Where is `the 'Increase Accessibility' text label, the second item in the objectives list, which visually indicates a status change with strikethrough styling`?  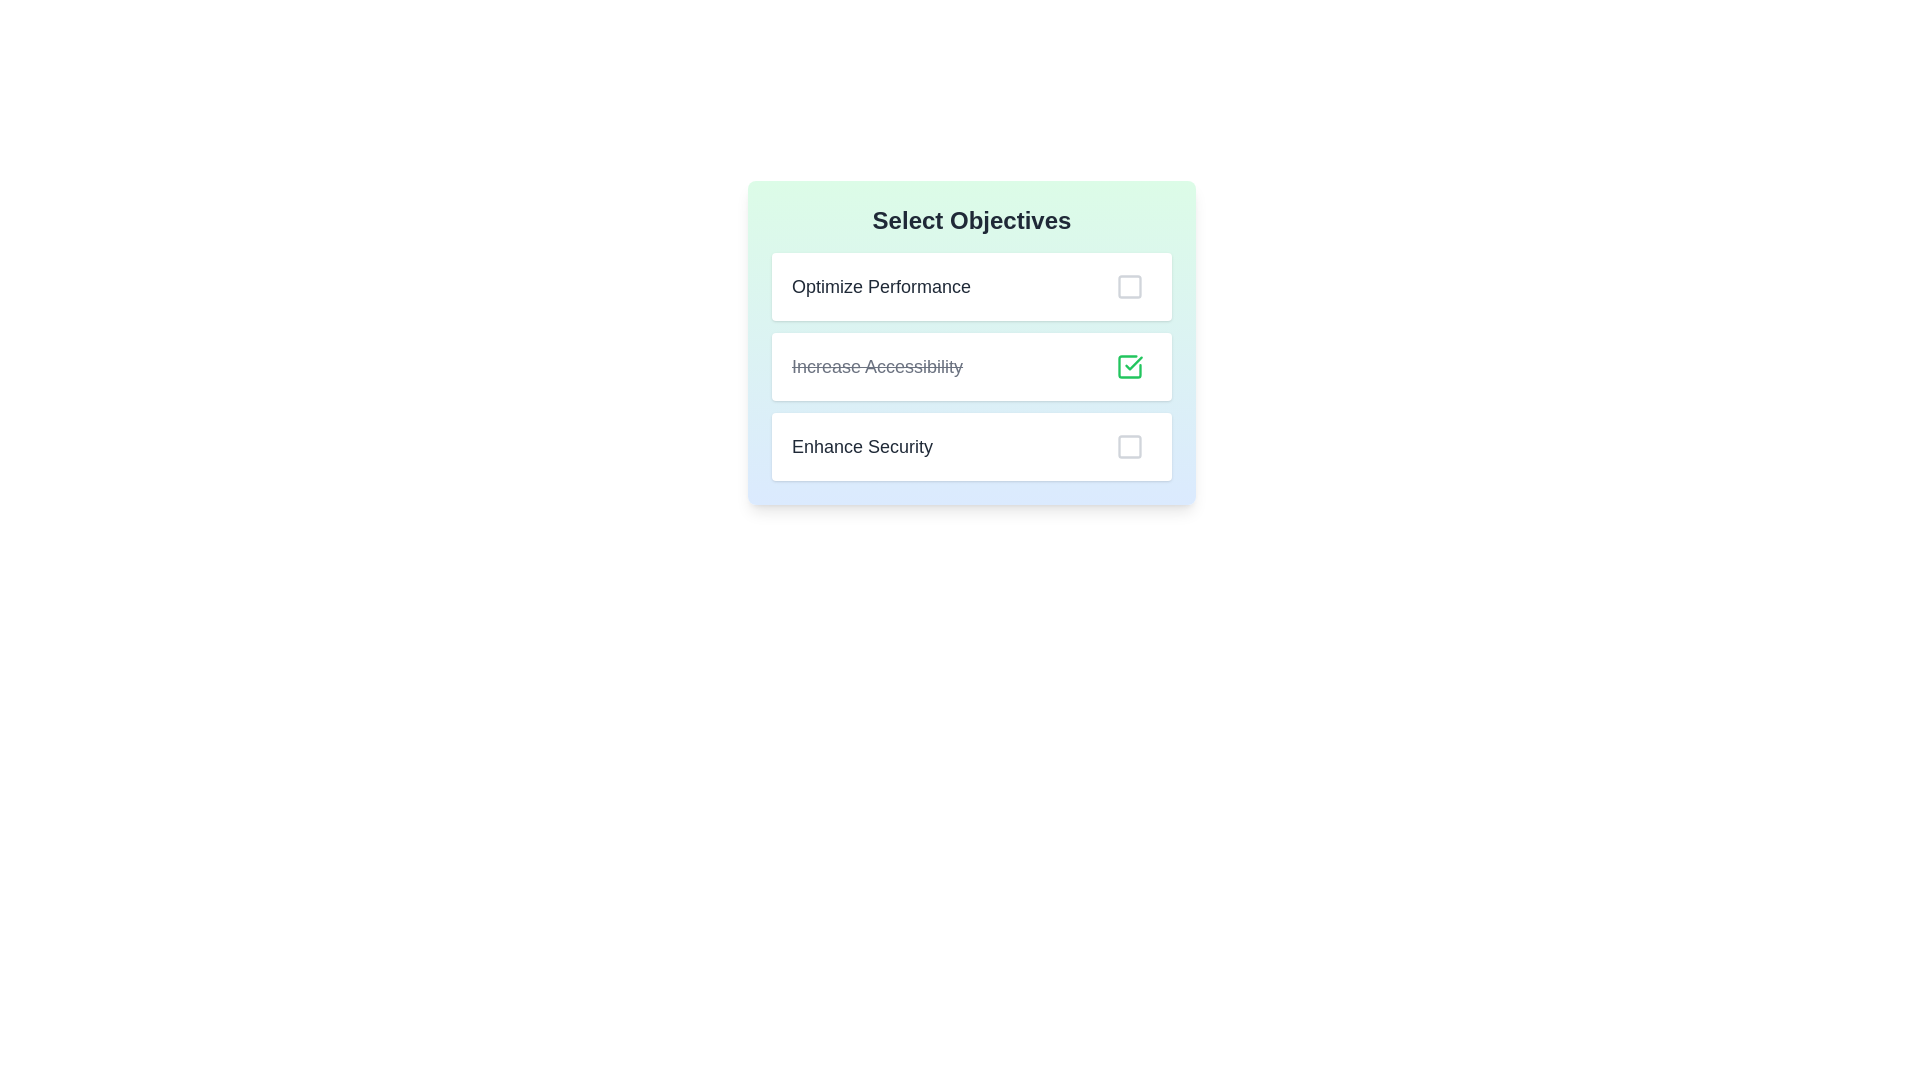
the 'Increase Accessibility' text label, the second item in the objectives list, which visually indicates a status change with strikethrough styling is located at coordinates (877, 366).